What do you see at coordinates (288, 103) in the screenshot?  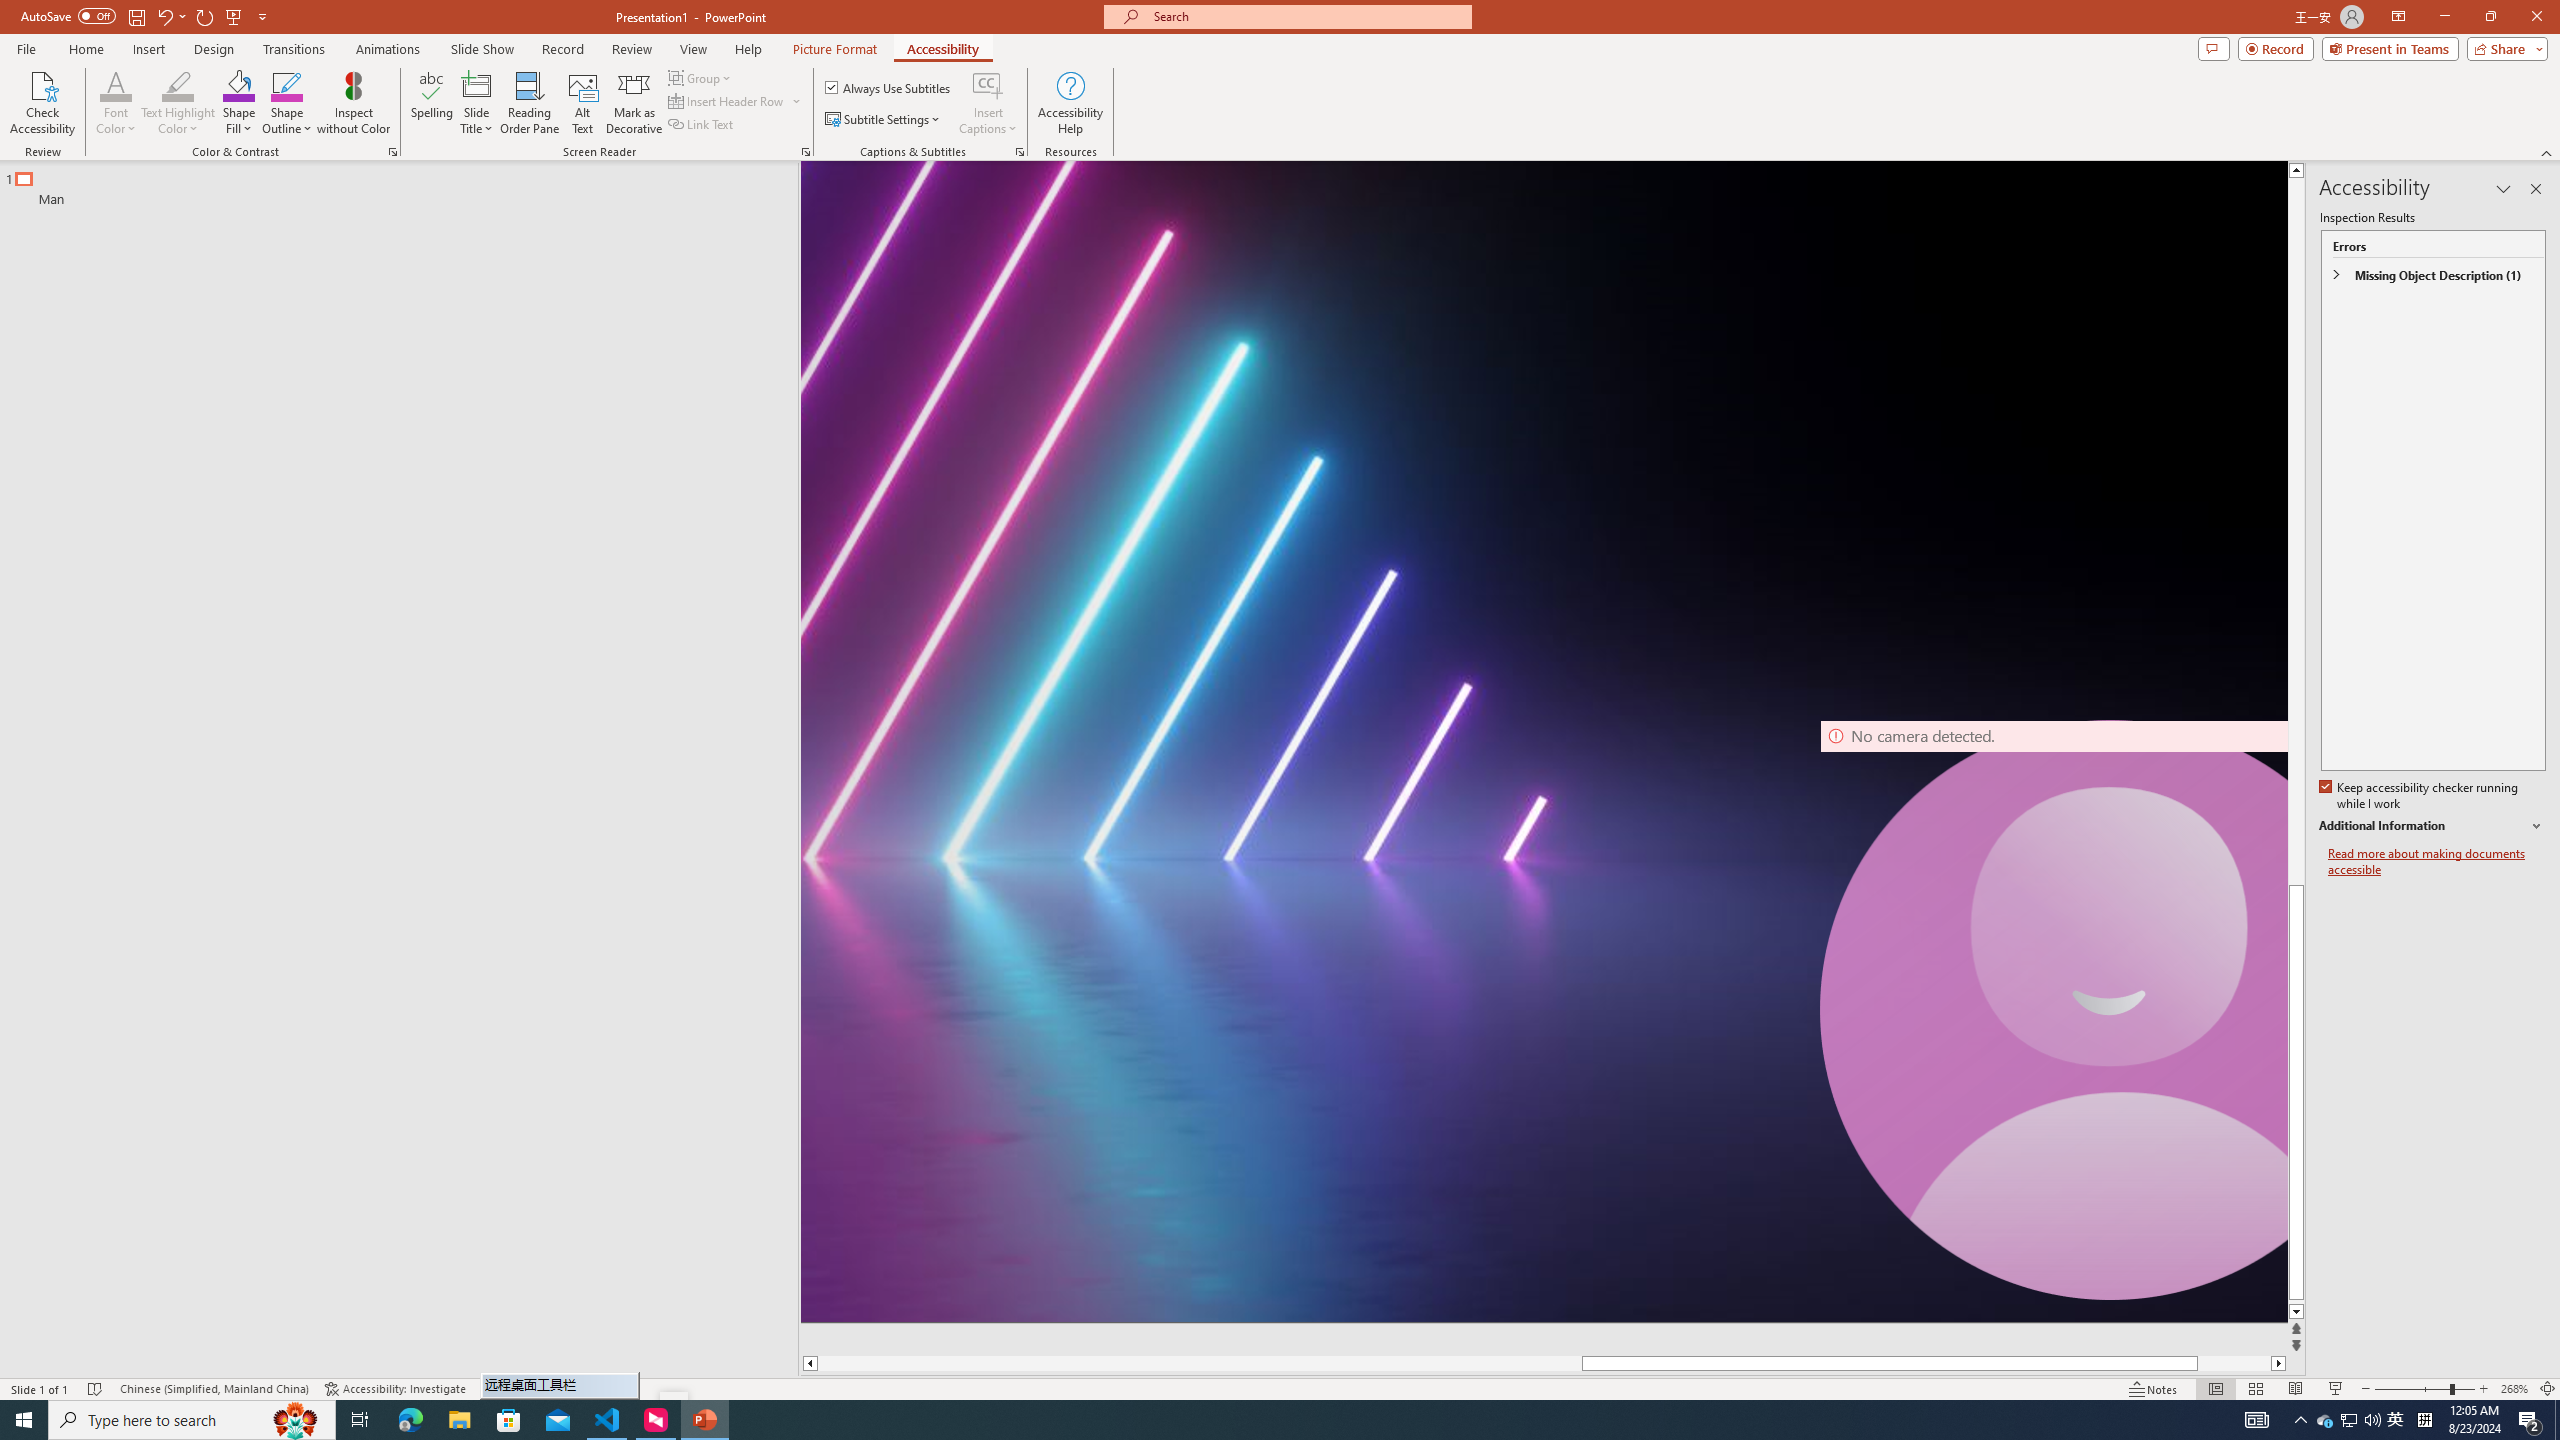 I see `'Shape Outline'` at bounding box center [288, 103].